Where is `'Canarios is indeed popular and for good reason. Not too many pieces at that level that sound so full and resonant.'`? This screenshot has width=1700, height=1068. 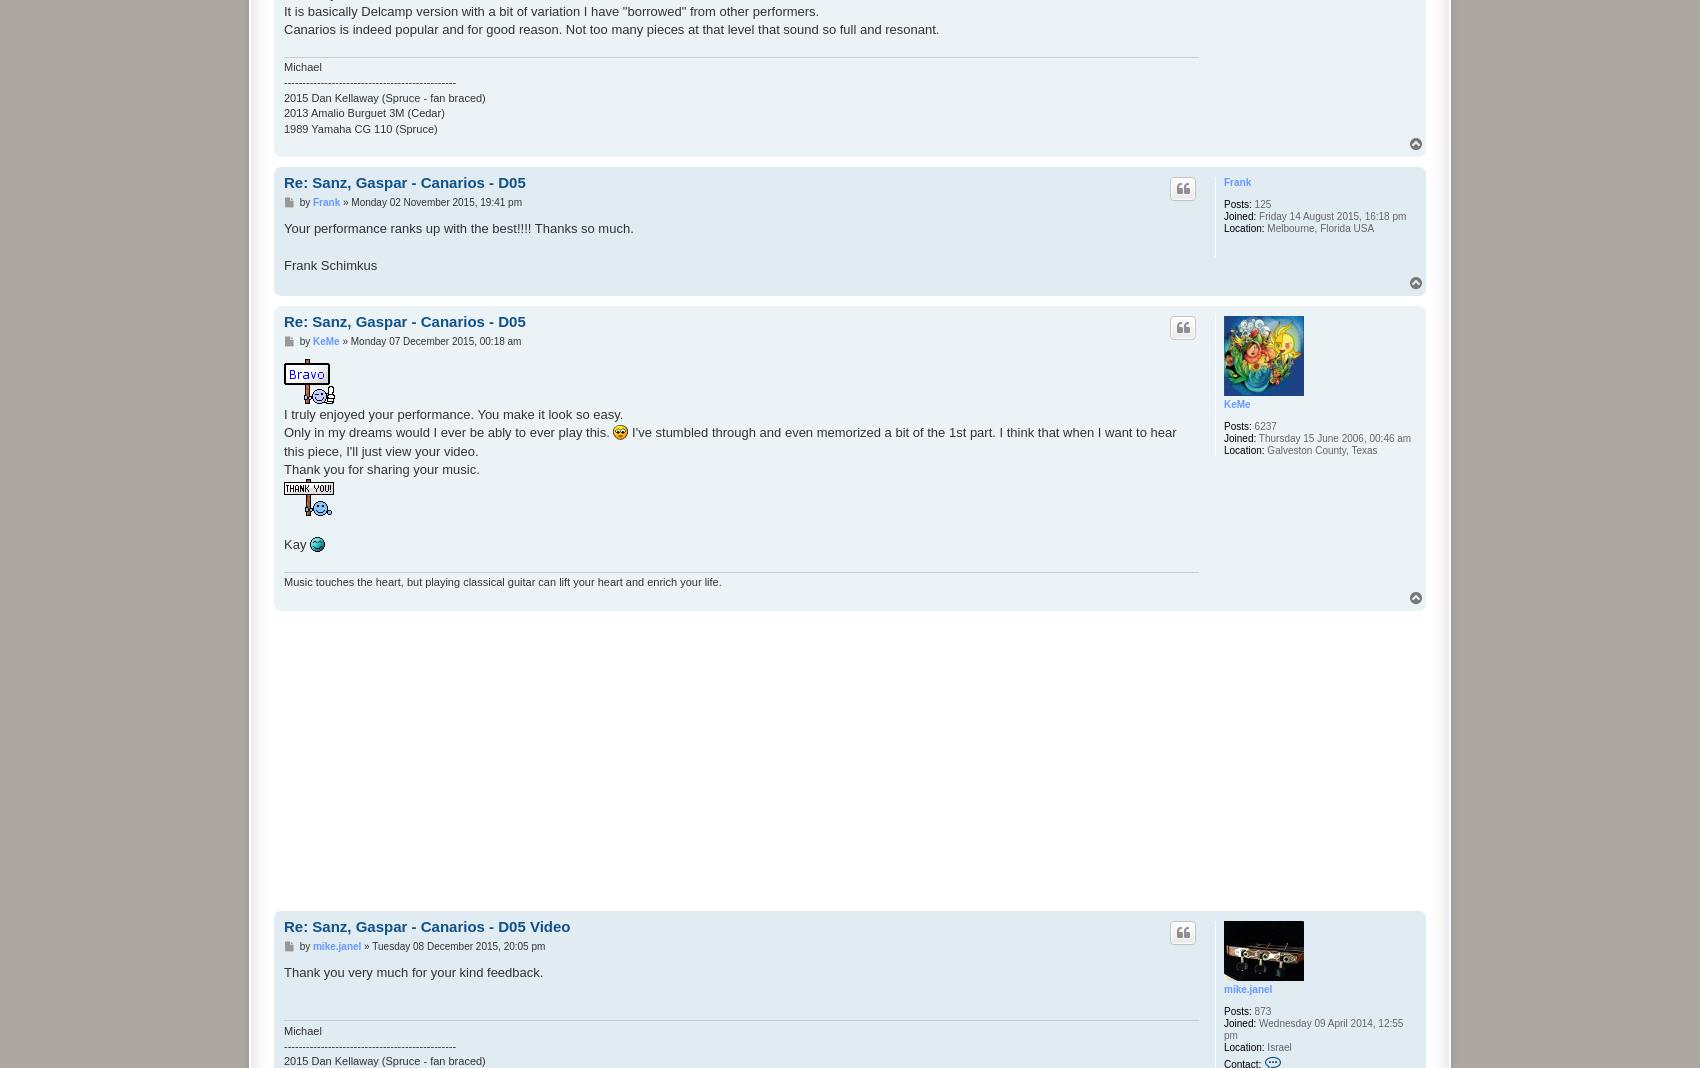 'Canarios is indeed popular and for good reason. Not too many pieces at that level that sound so full and resonant.' is located at coordinates (610, 28).